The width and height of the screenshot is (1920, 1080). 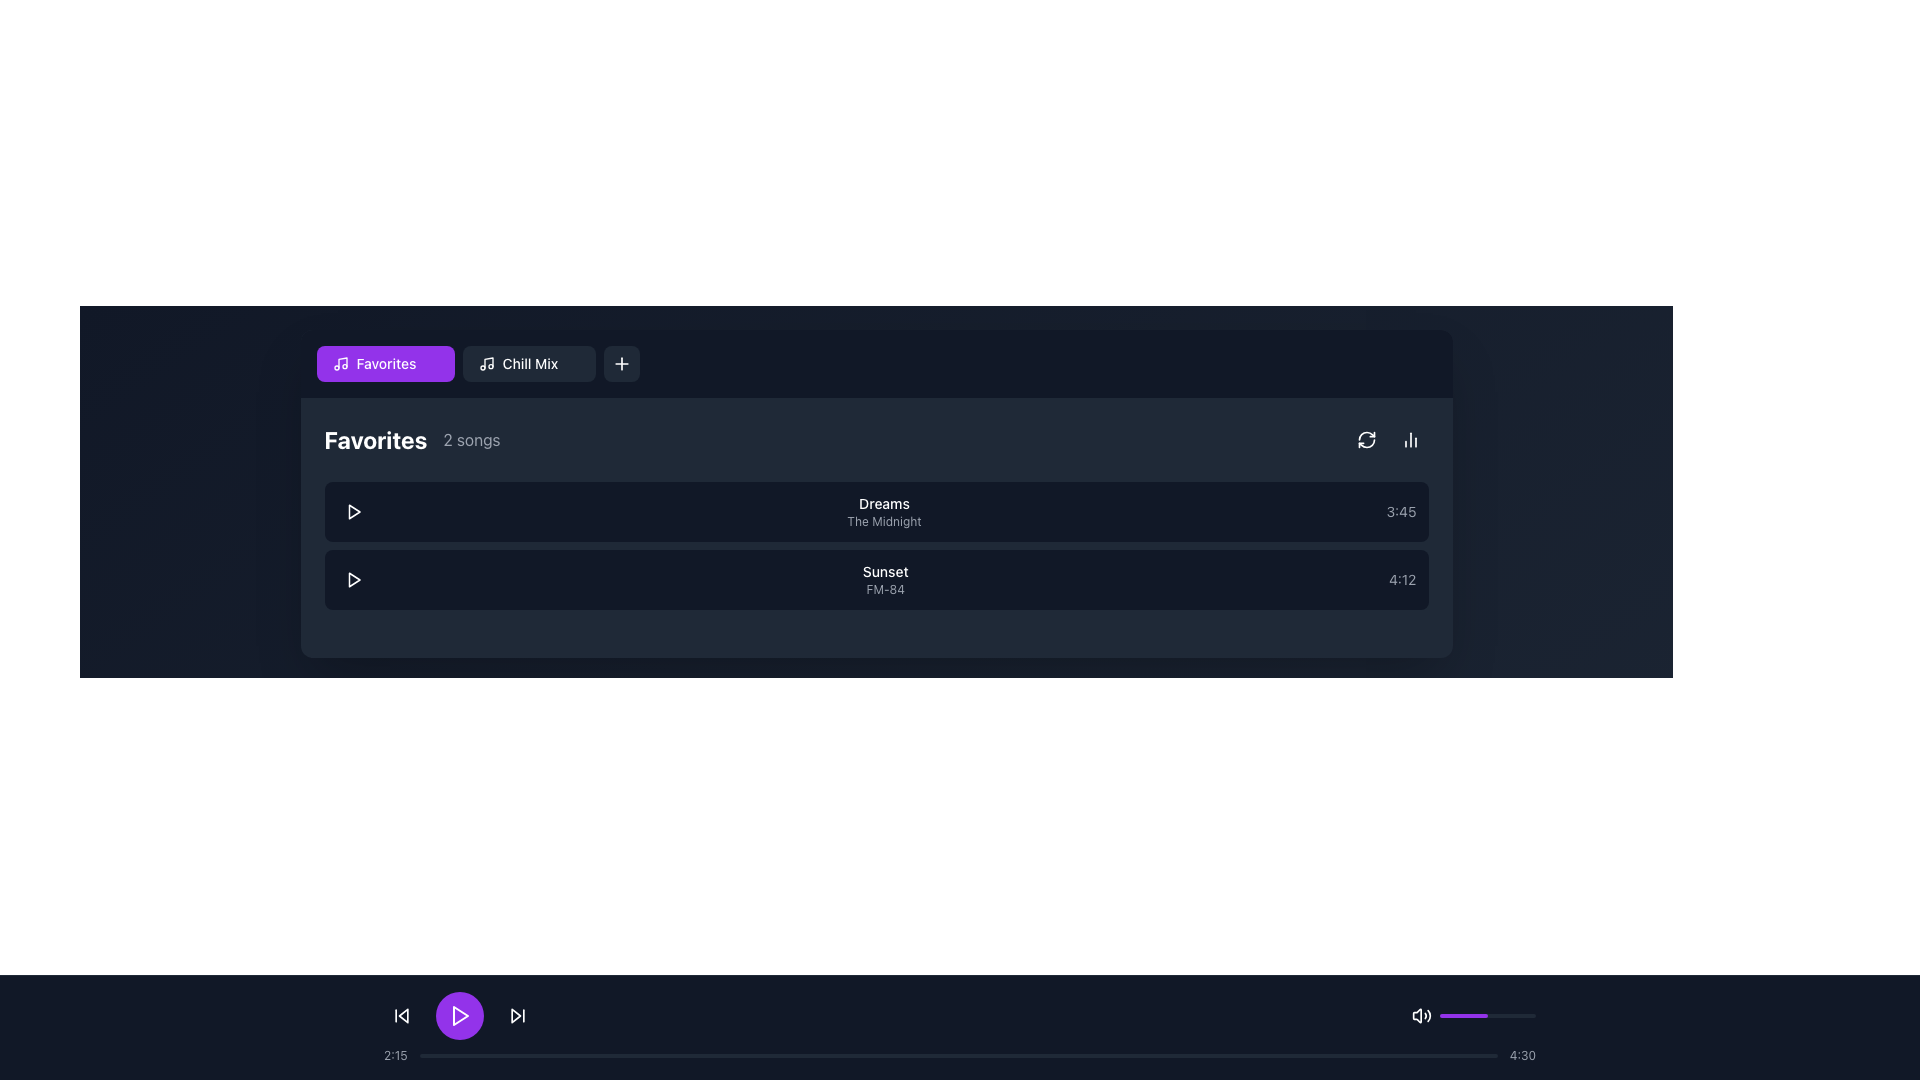 I want to click on the 'Chill Mix' button, which is located between the 'Favorites' button and the '+' button in the upper section of the interface to trigger hover effects, so click(x=529, y=363).